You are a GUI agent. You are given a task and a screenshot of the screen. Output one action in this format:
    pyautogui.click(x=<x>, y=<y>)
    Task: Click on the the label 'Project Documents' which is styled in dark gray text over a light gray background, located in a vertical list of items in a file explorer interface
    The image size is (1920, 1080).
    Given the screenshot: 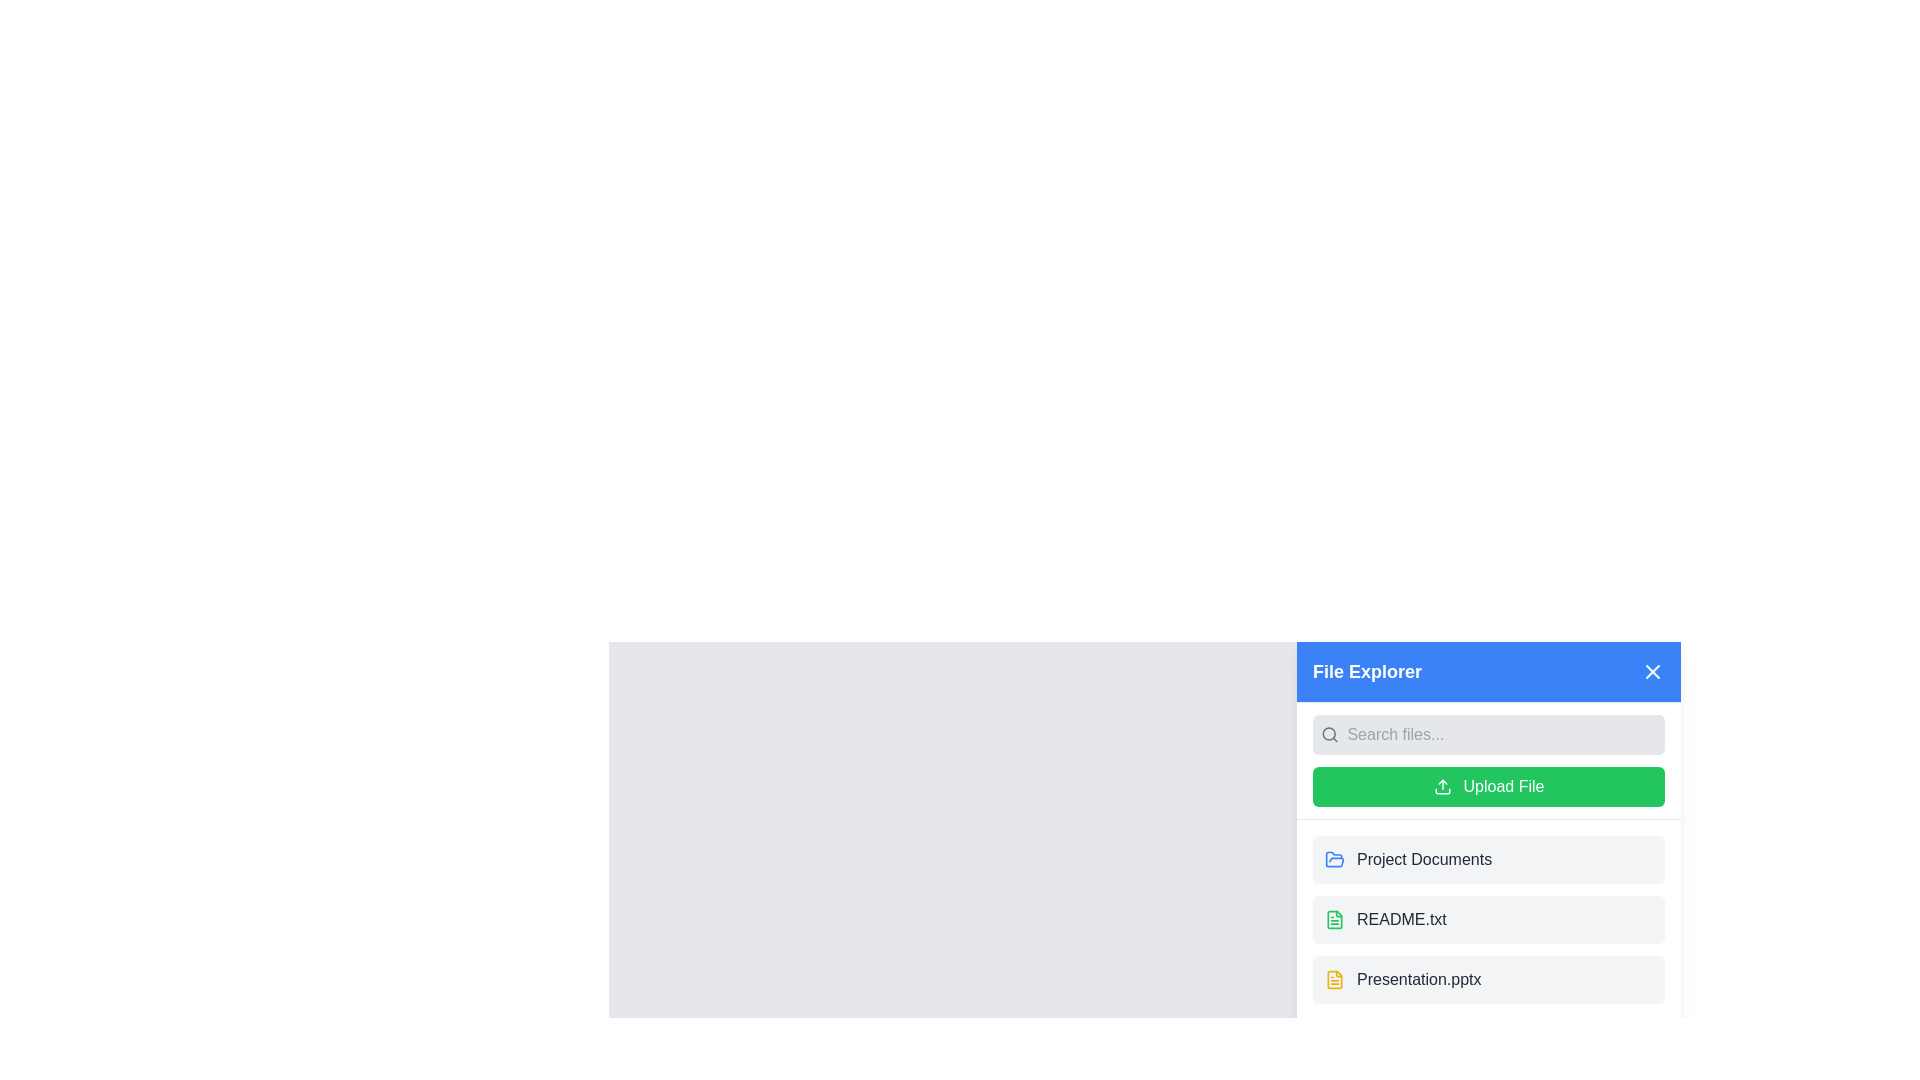 What is the action you would take?
    pyautogui.click(x=1423, y=859)
    